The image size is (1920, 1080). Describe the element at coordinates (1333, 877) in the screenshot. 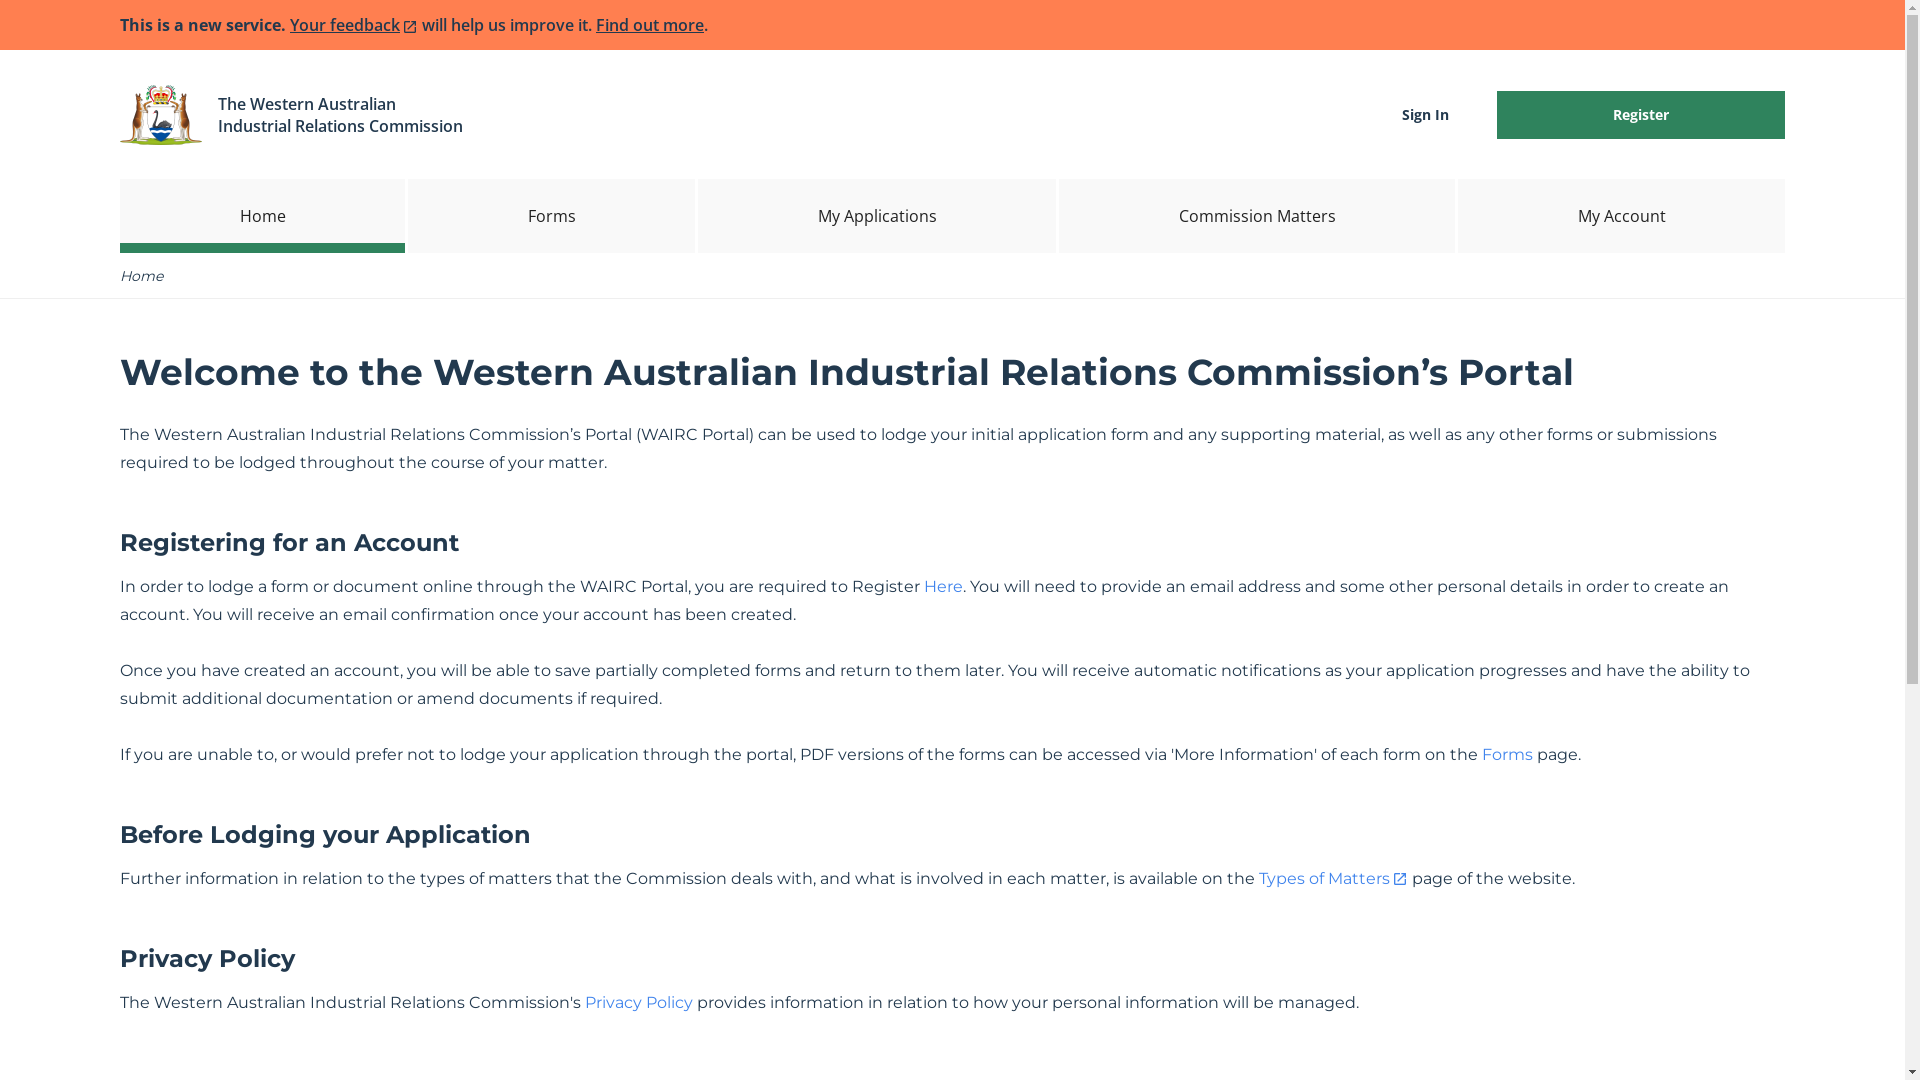

I see `'Types of Matters'` at that location.